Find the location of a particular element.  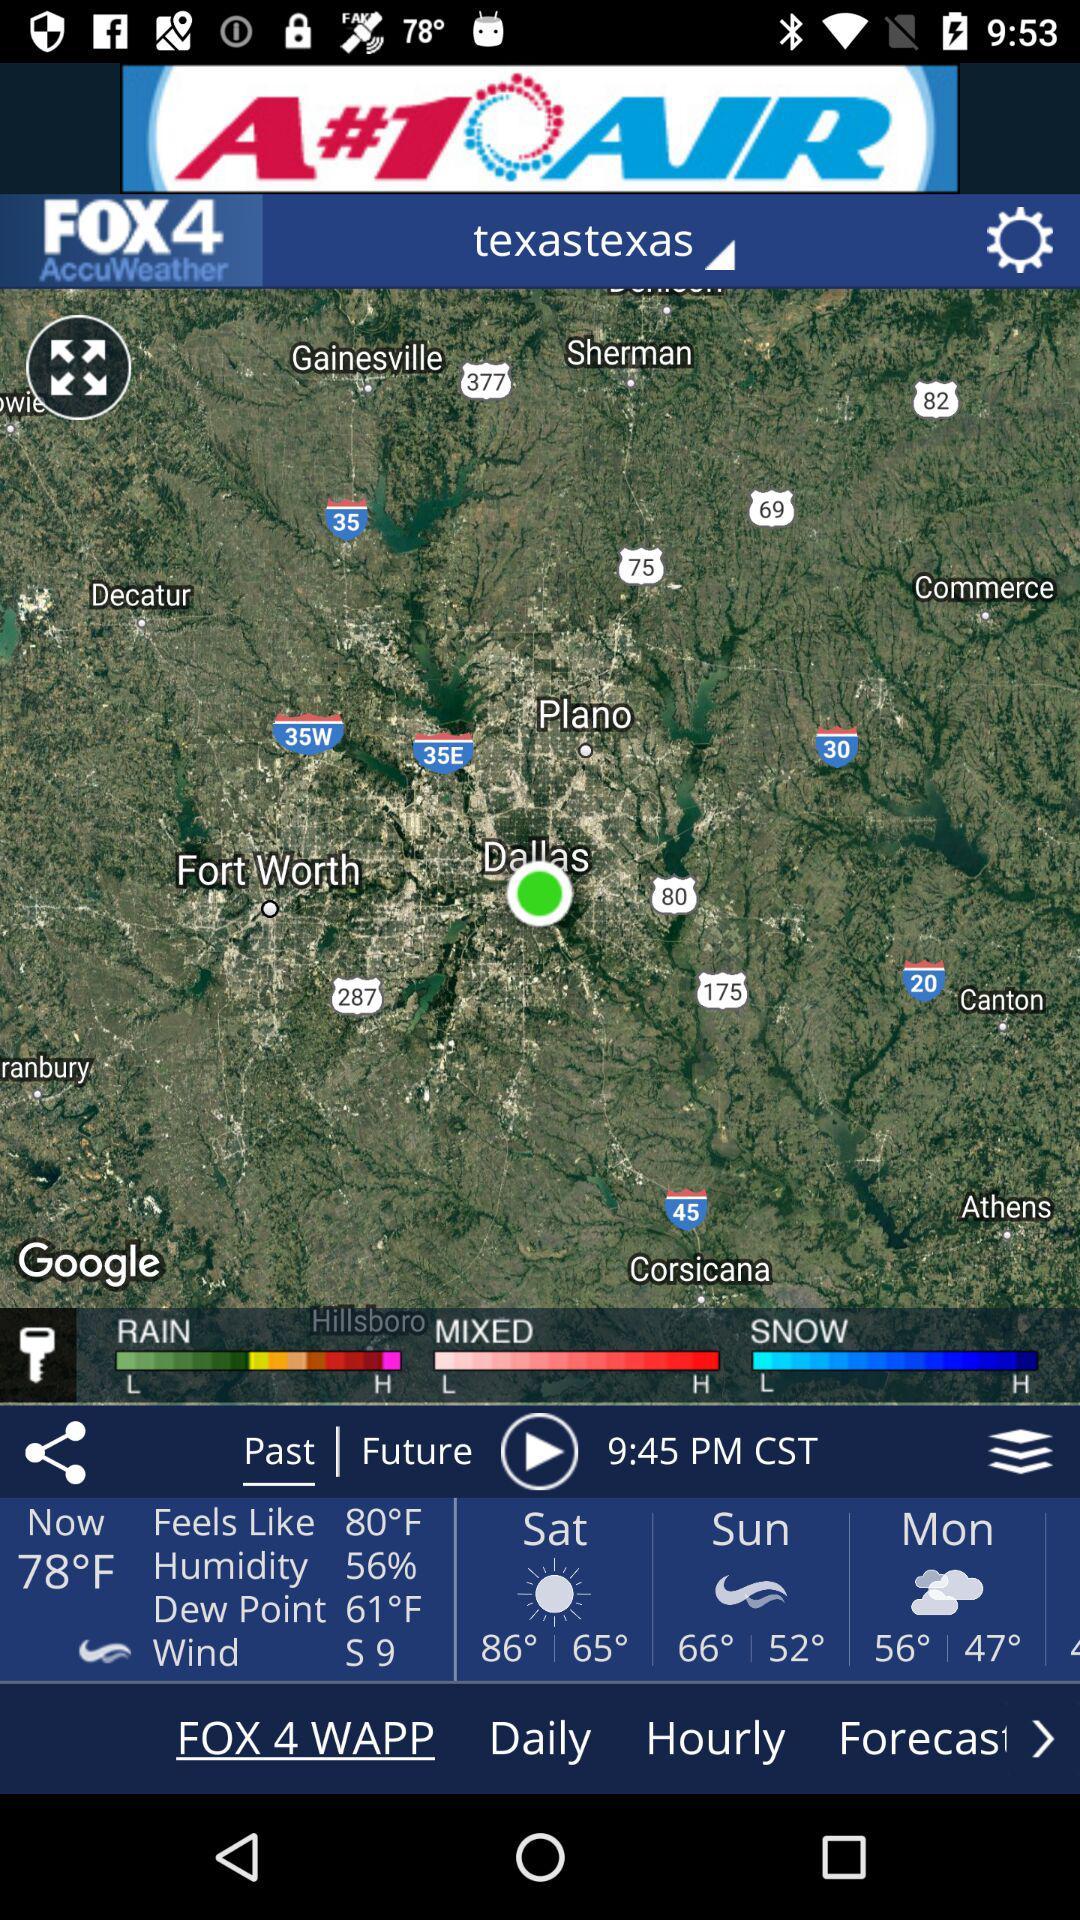

visit the app-maker 's website is located at coordinates (131, 240).